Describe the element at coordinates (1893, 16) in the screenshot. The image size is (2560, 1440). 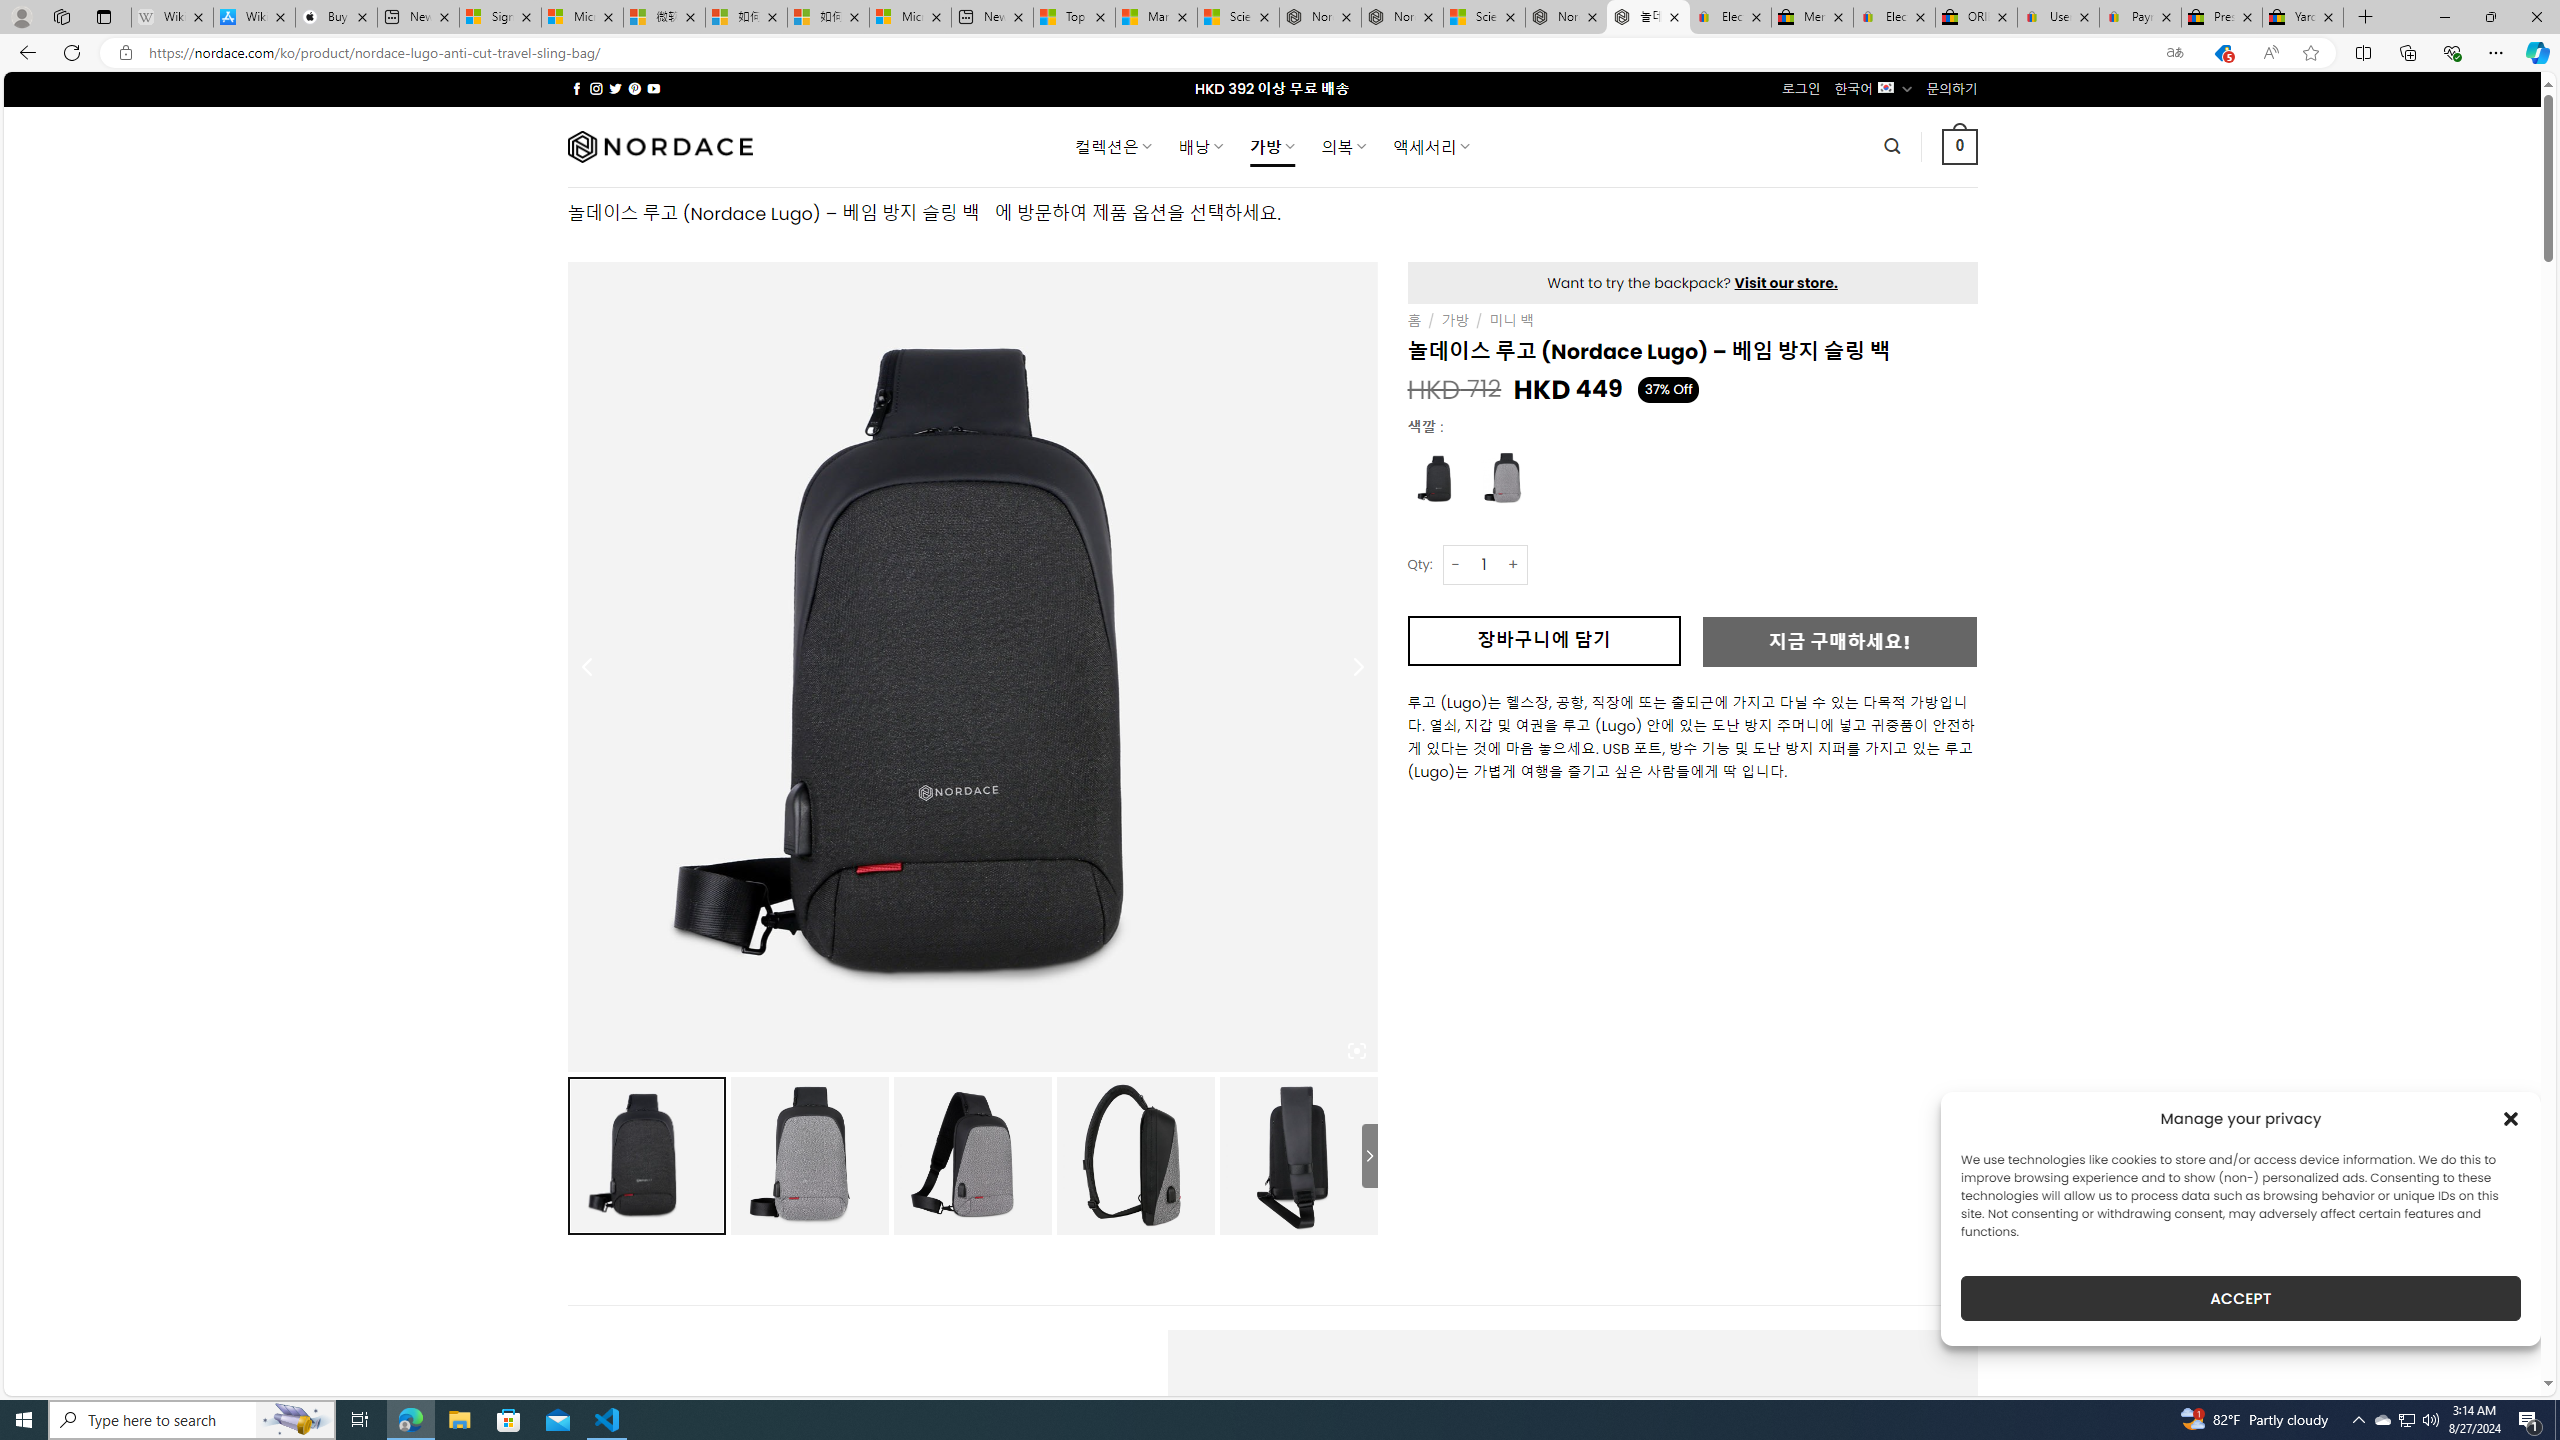
I see `'Electronics, Cars, Fashion, Collectibles & More | eBay'` at that location.